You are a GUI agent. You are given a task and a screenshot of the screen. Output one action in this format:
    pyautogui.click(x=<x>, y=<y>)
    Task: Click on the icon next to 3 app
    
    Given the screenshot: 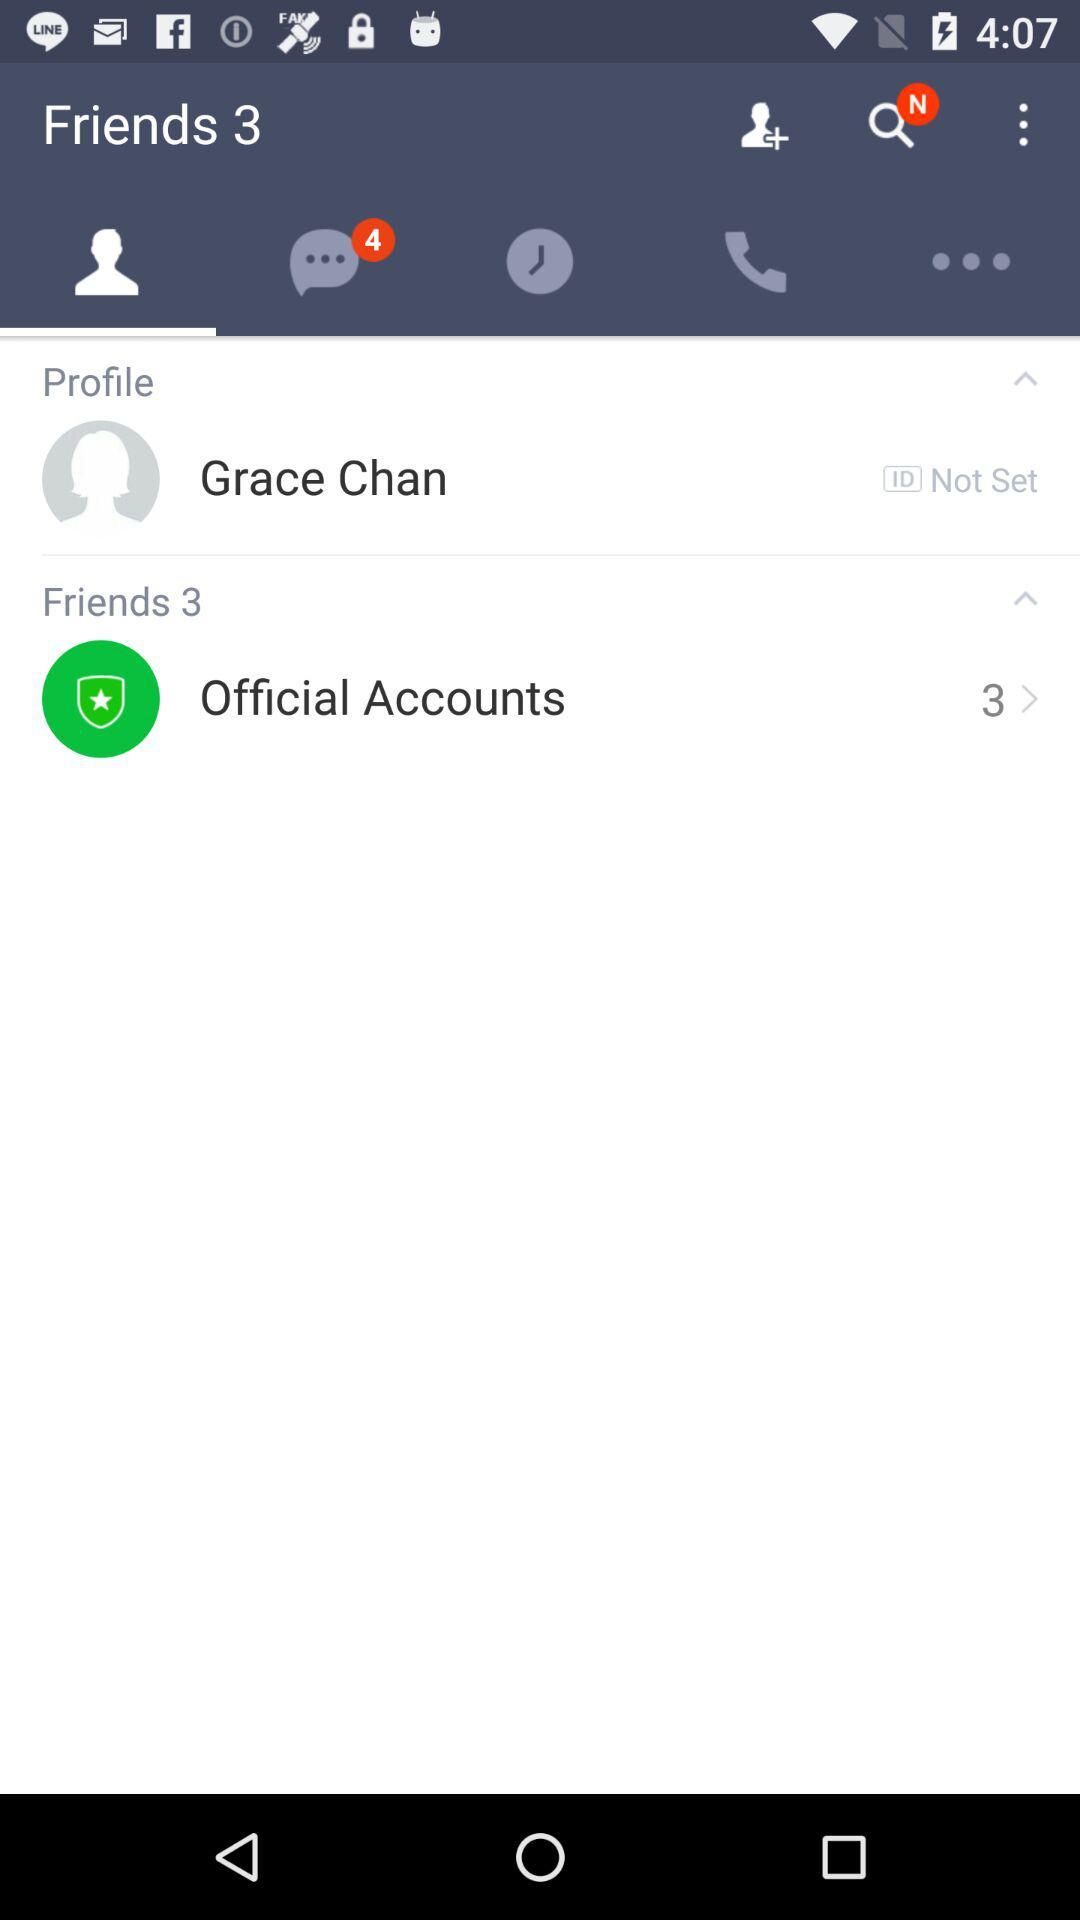 What is the action you would take?
    pyautogui.click(x=382, y=698)
    